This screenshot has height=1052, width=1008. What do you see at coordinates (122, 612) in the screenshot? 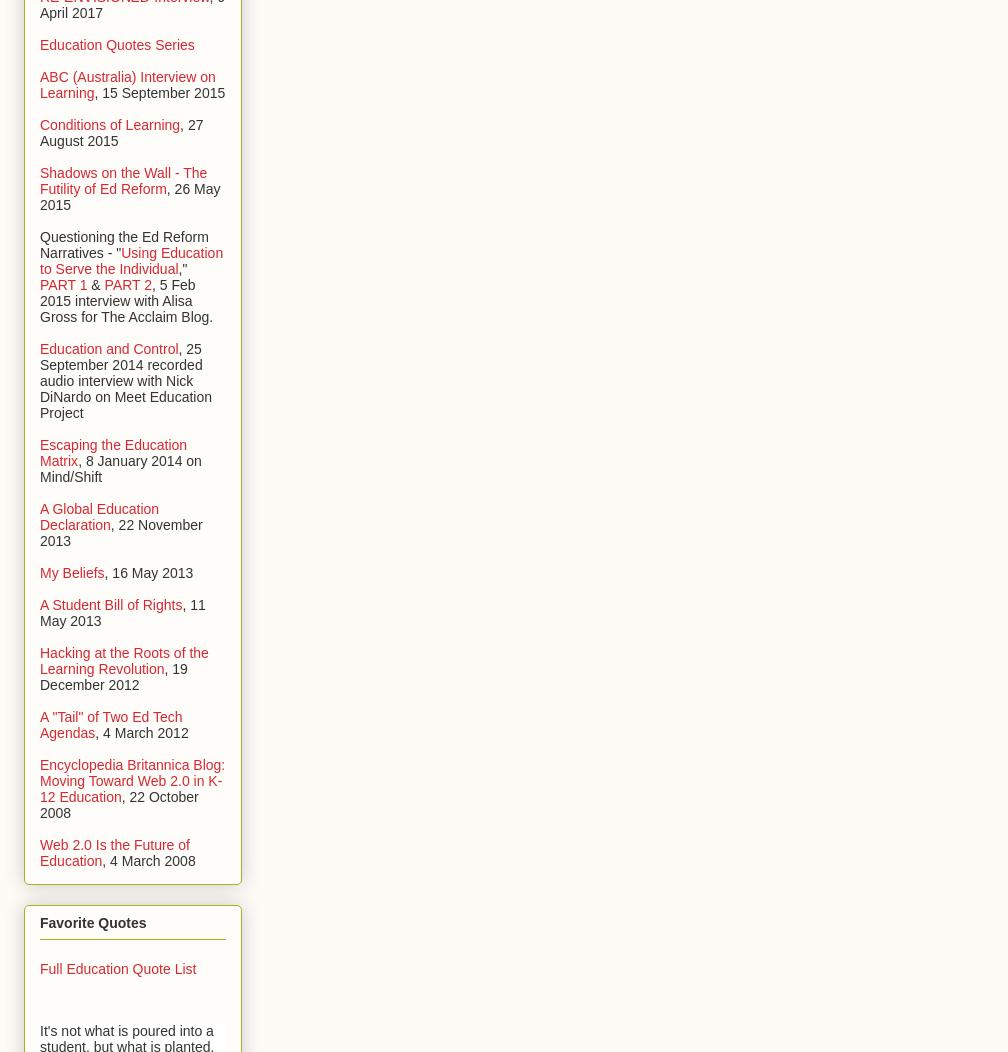
I see `', 11 May 2013'` at bounding box center [122, 612].